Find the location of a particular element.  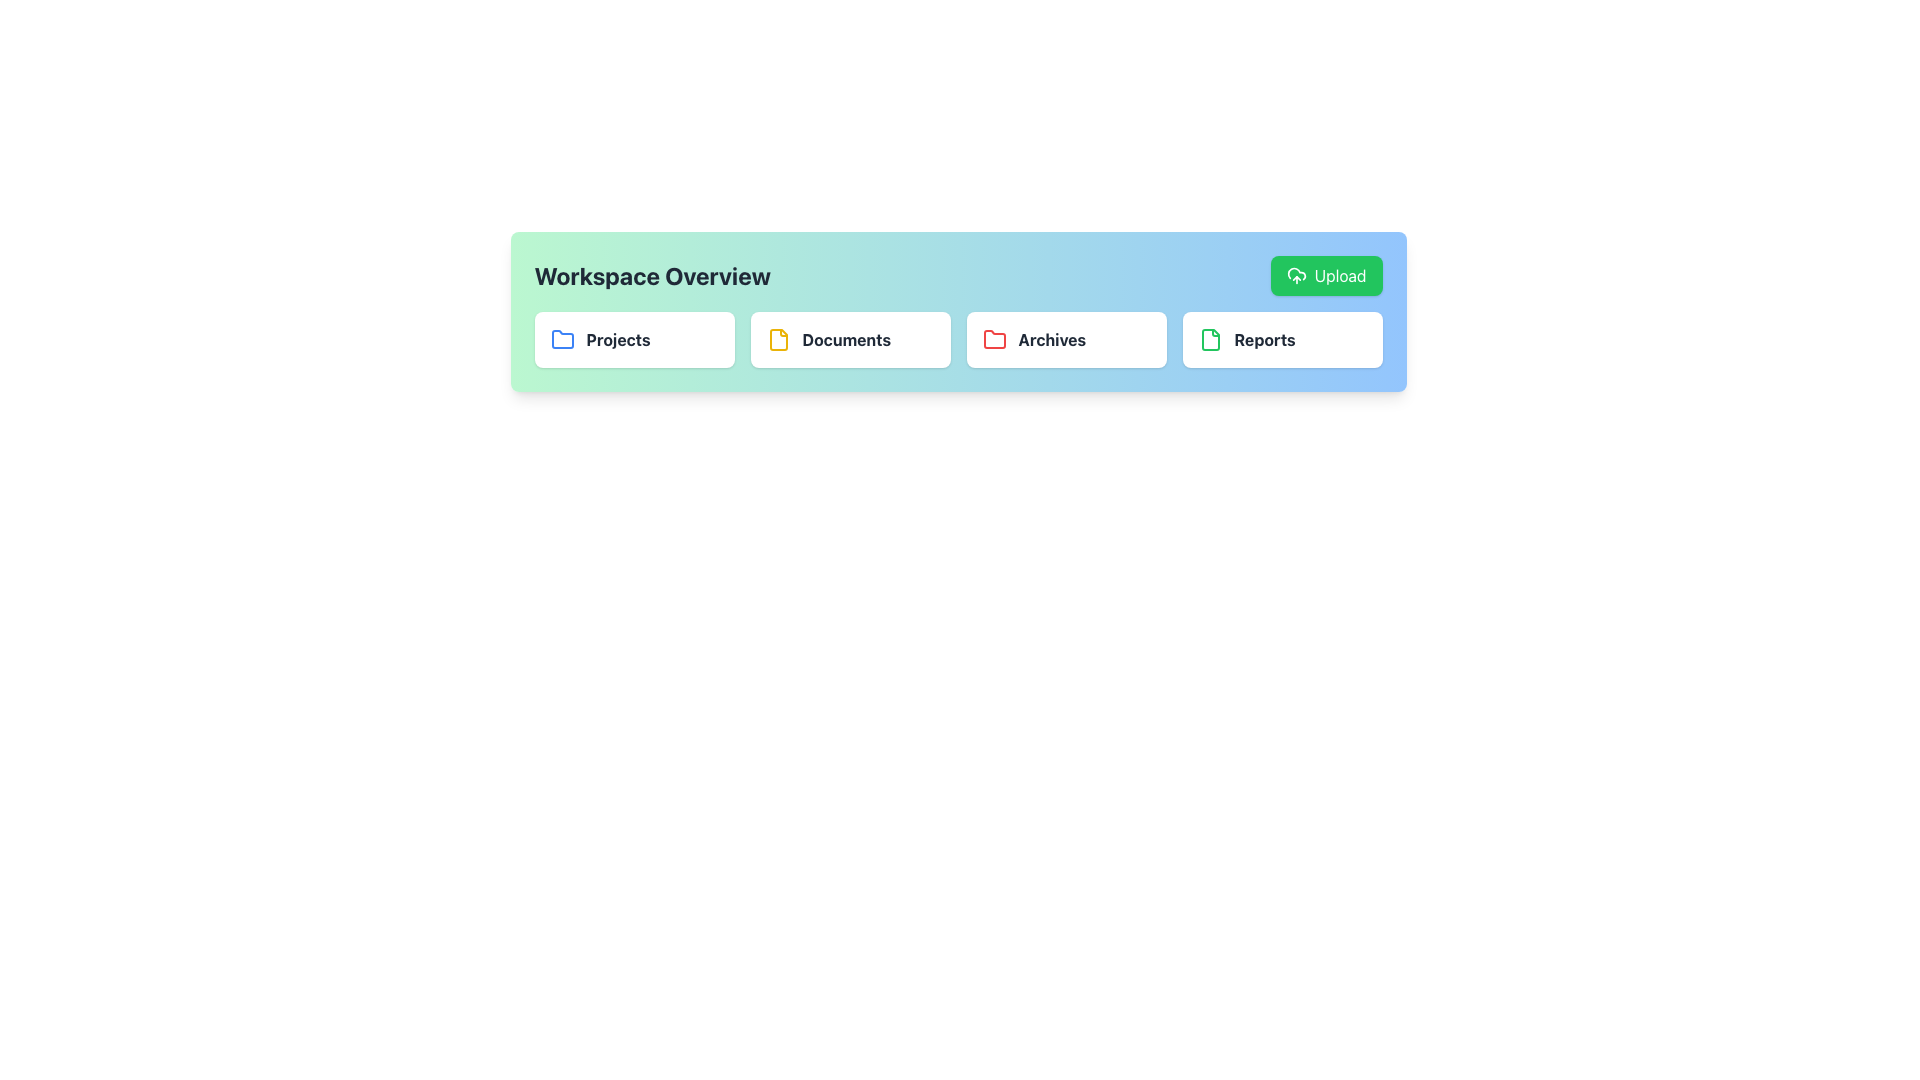

the 'Documents' icon in the Workspace Overview navigation bar, which visually represents the category of documents is located at coordinates (777, 338).